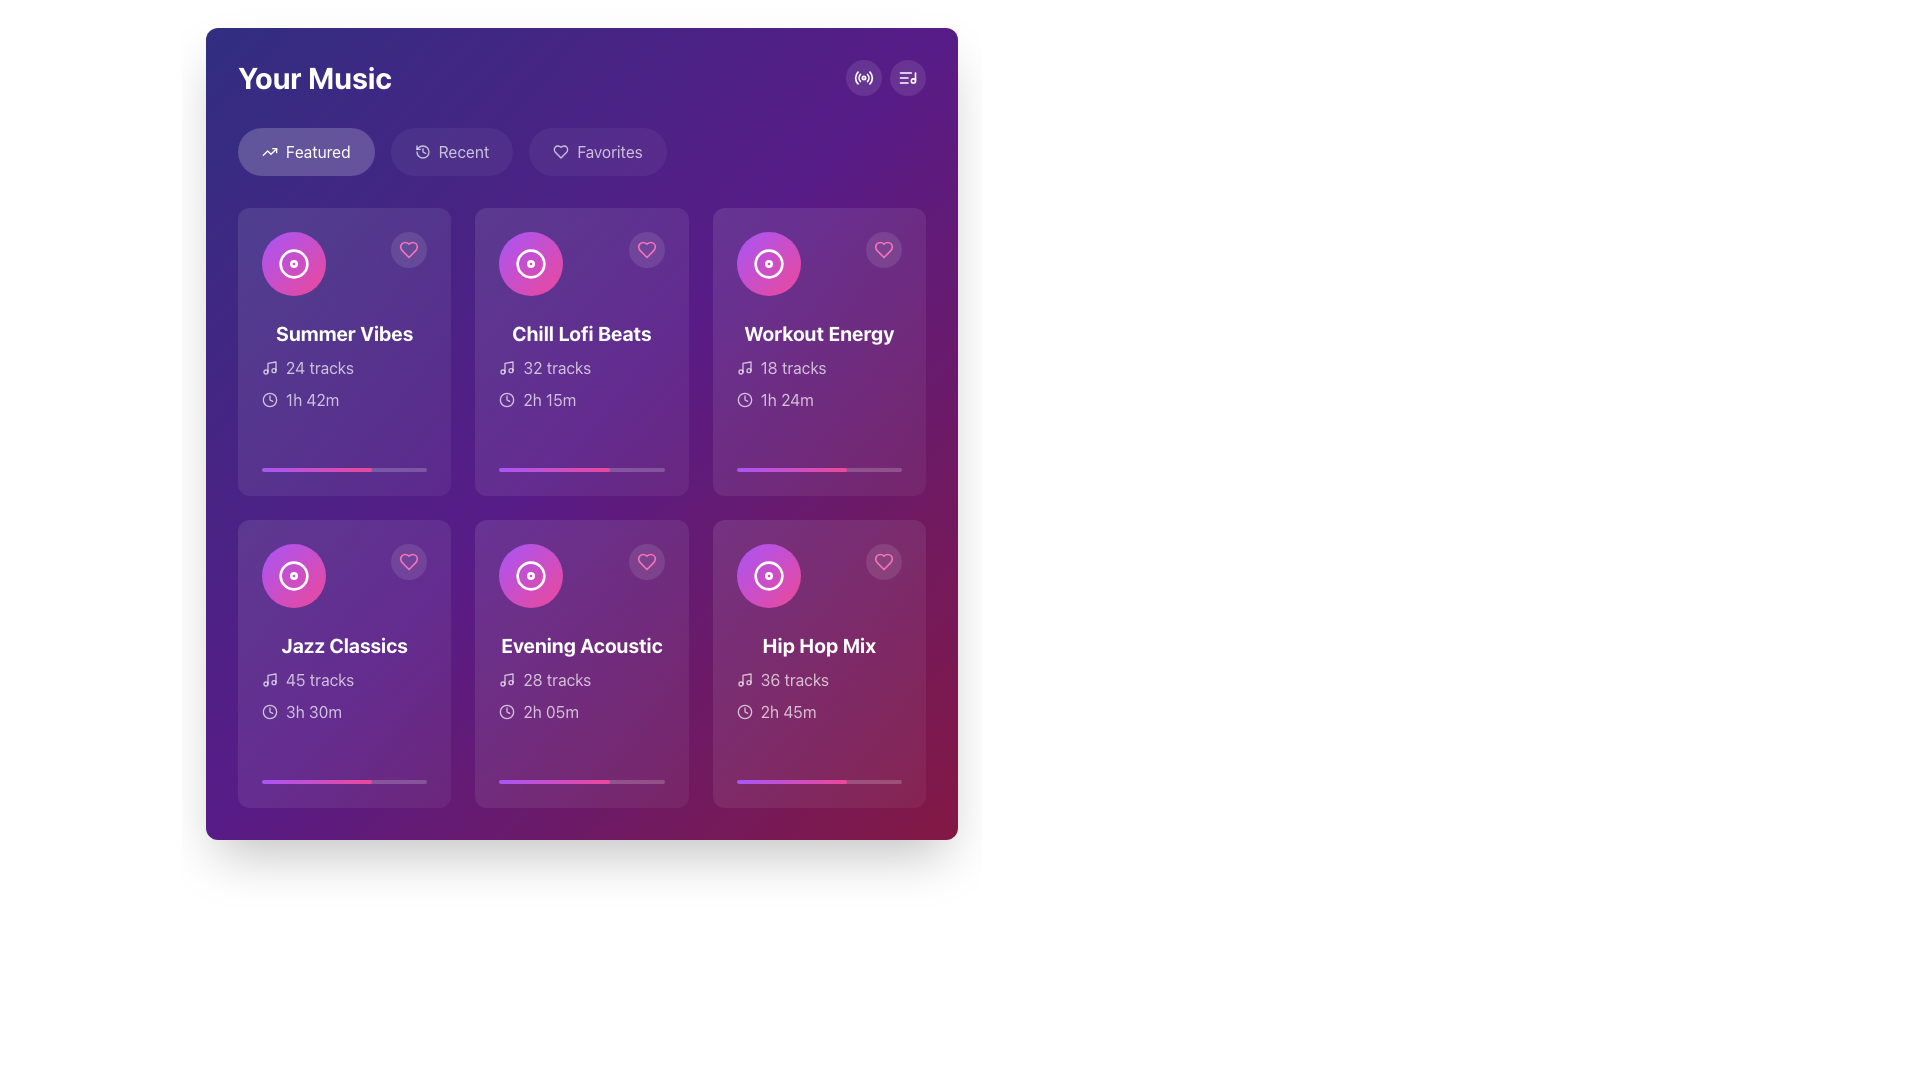 The image size is (1920, 1080). Describe the element at coordinates (507, 400) in the screenshot. I see `the clock icon located within the 'Chill Lofi Beats' card, positioned to the left of the '2h 15m' text` at that location.